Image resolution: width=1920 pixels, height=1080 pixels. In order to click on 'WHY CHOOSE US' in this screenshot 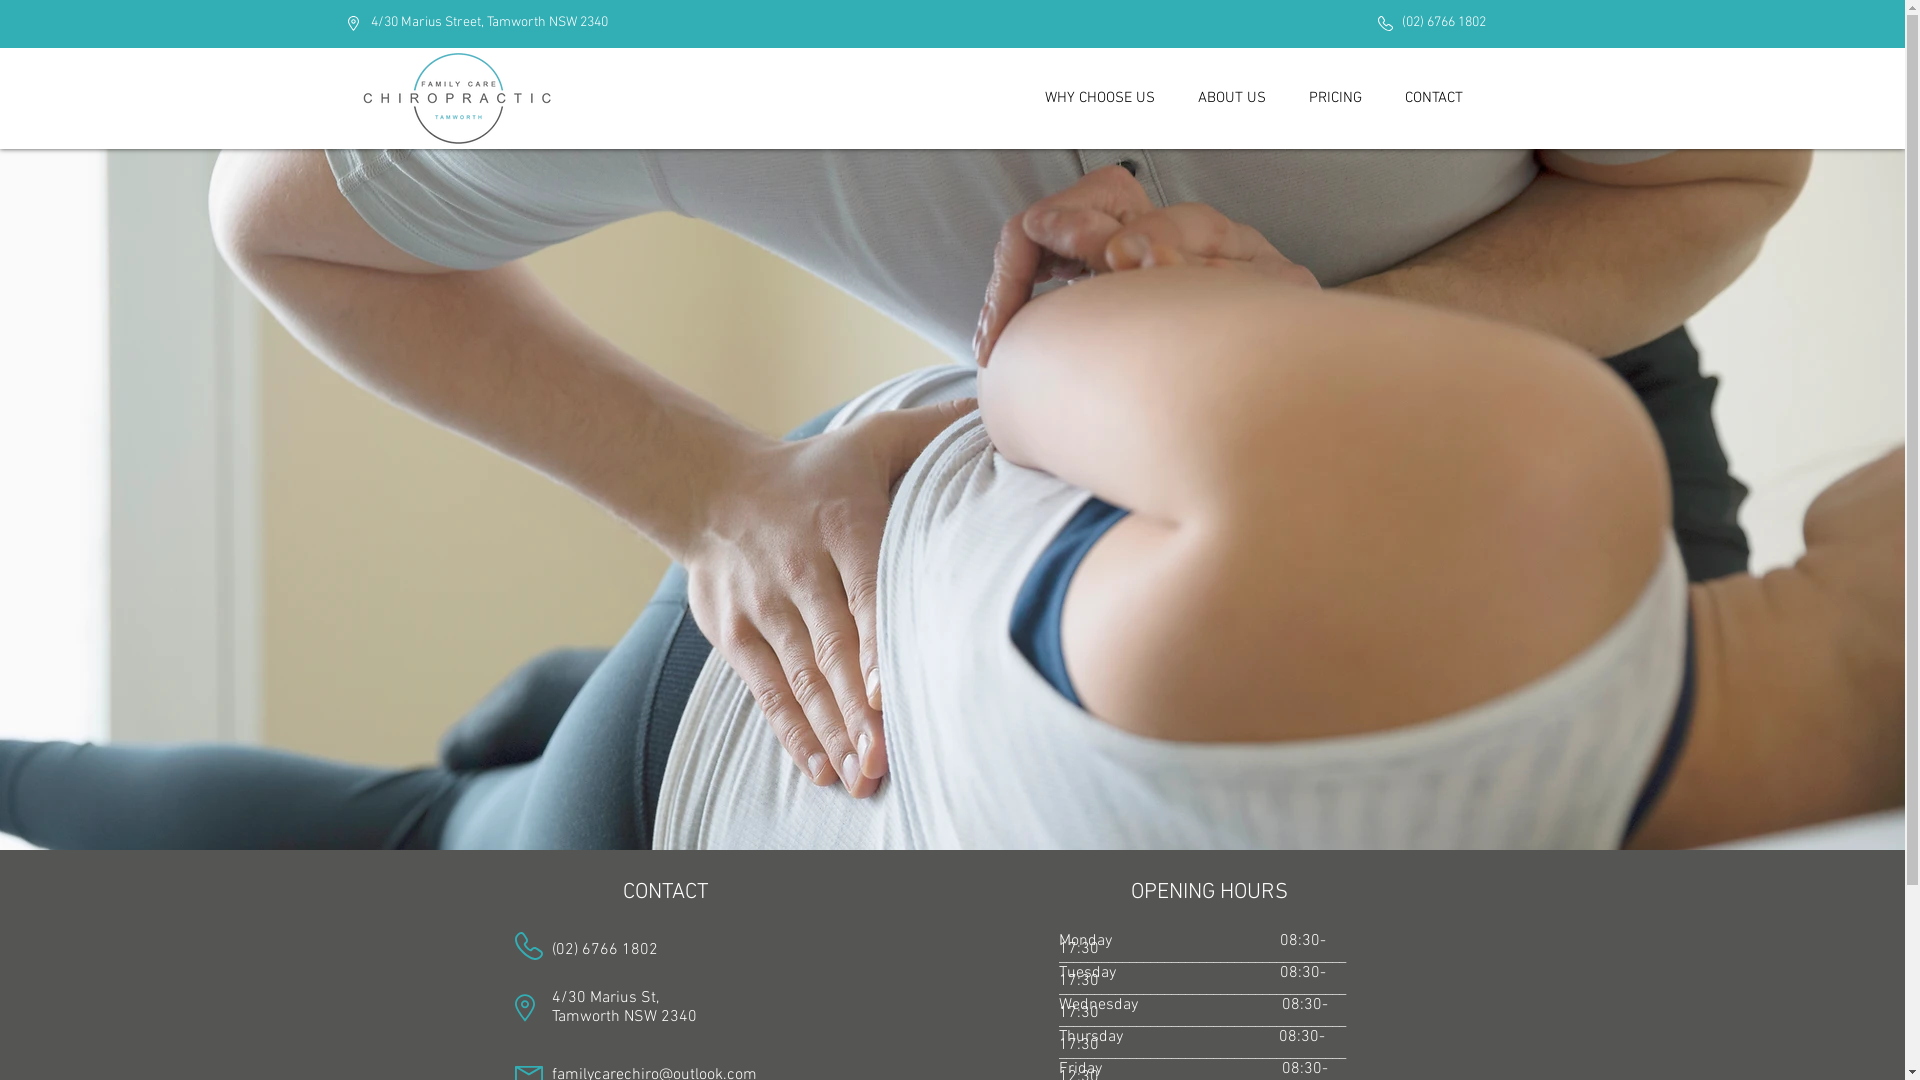, I will do `click(1022, 98)`.